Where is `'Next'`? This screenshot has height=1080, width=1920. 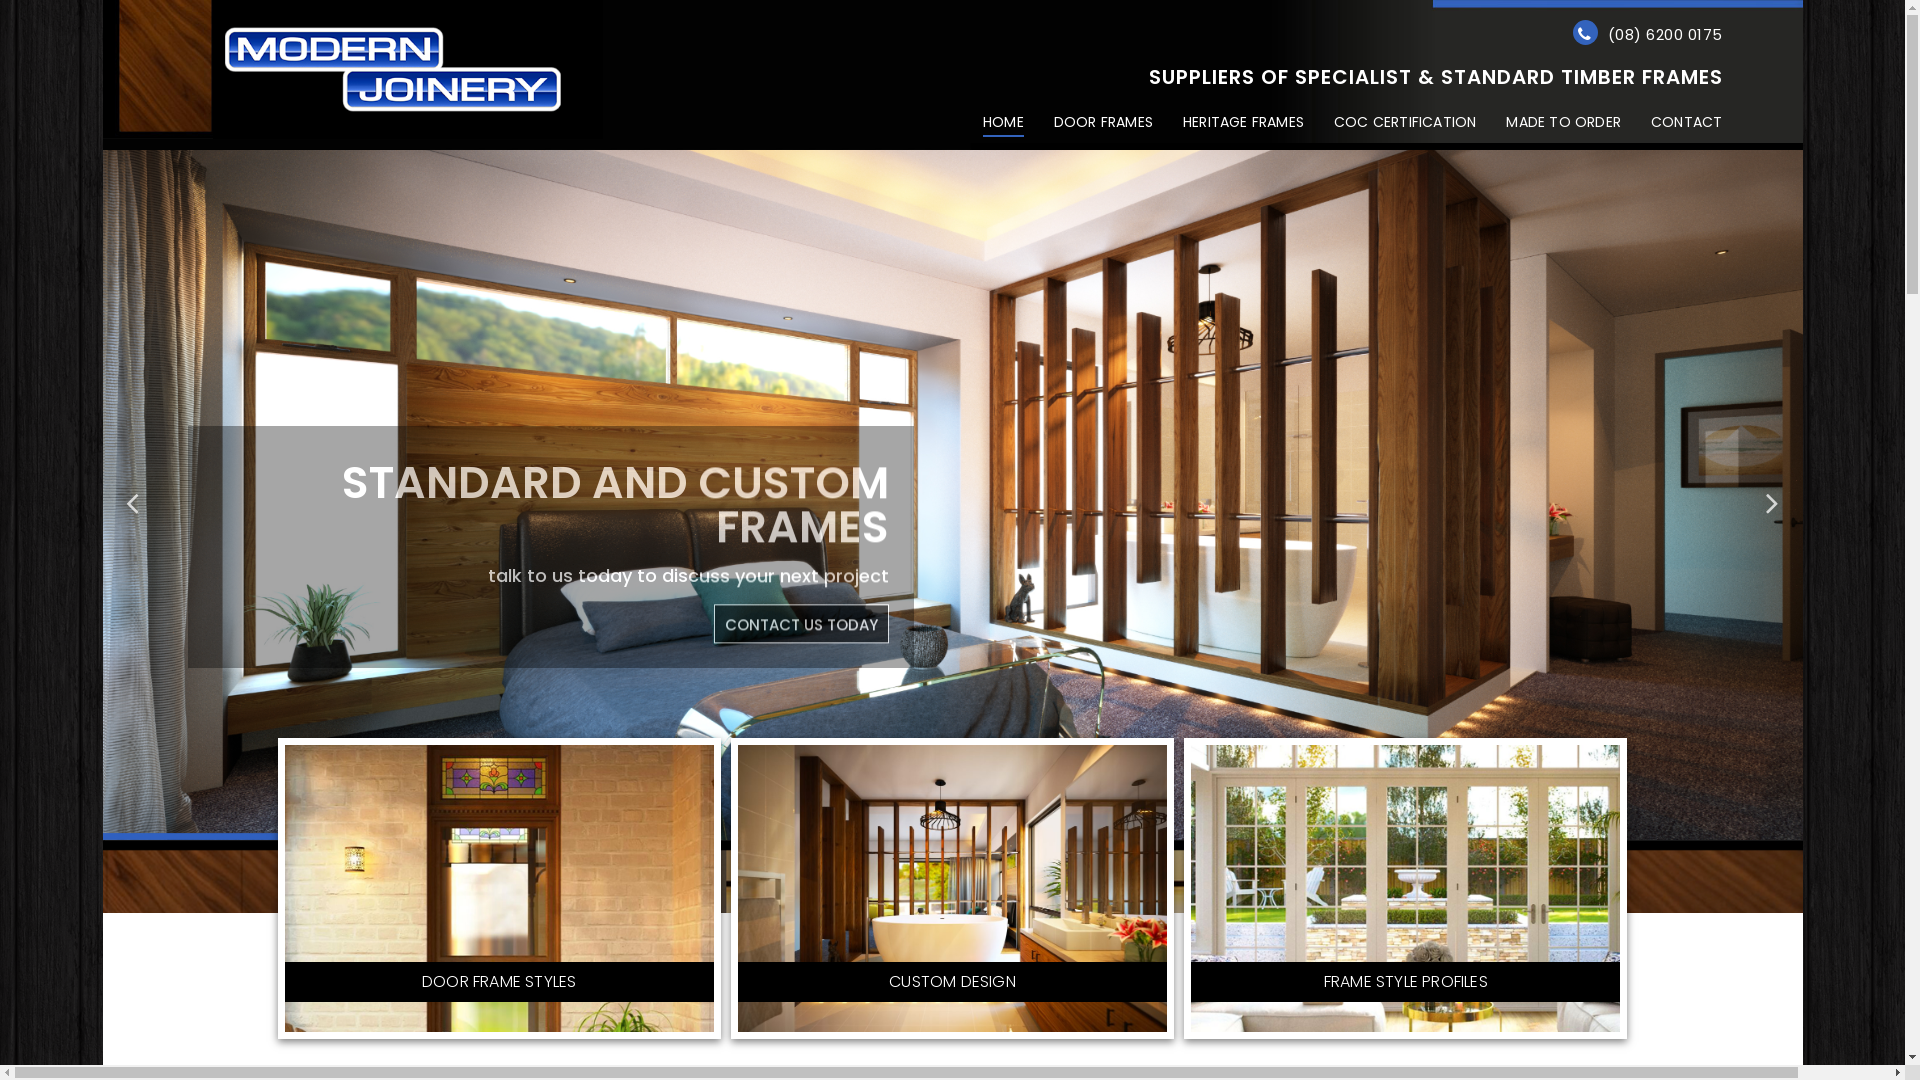
'Next' is located at coordinates (1771, 494).